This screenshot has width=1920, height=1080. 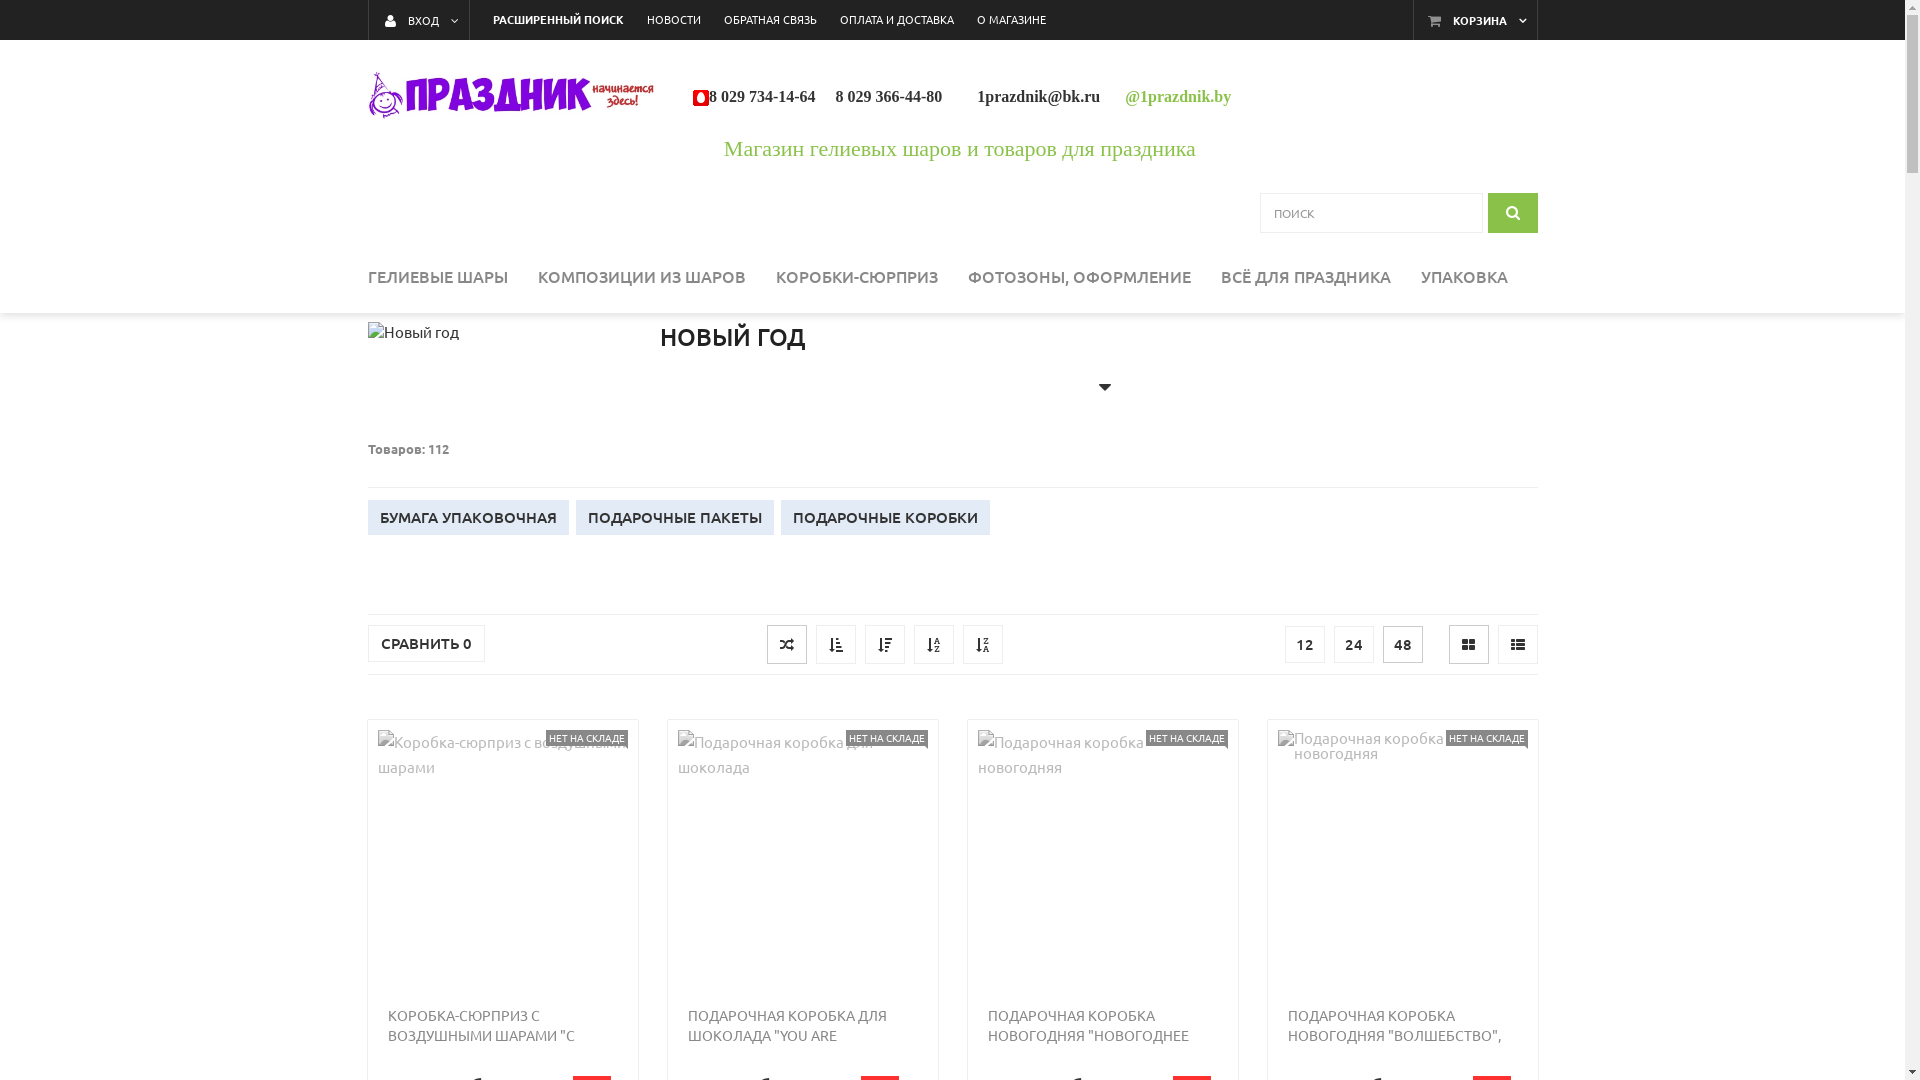 I want to click on '48', so click(x=1400, y=644).